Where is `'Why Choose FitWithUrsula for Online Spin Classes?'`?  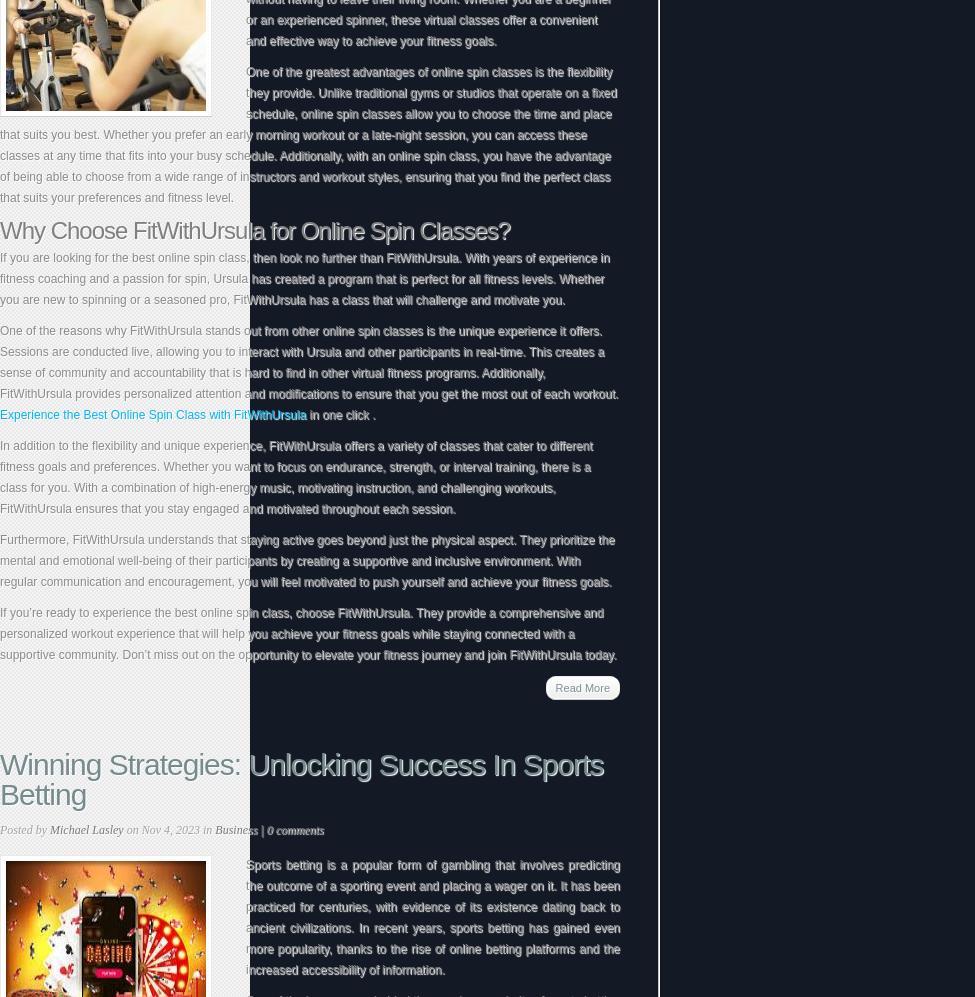
'Why Choose FitWithUrsula for Online Spin Classes?' is located at coordinates (254, 229).